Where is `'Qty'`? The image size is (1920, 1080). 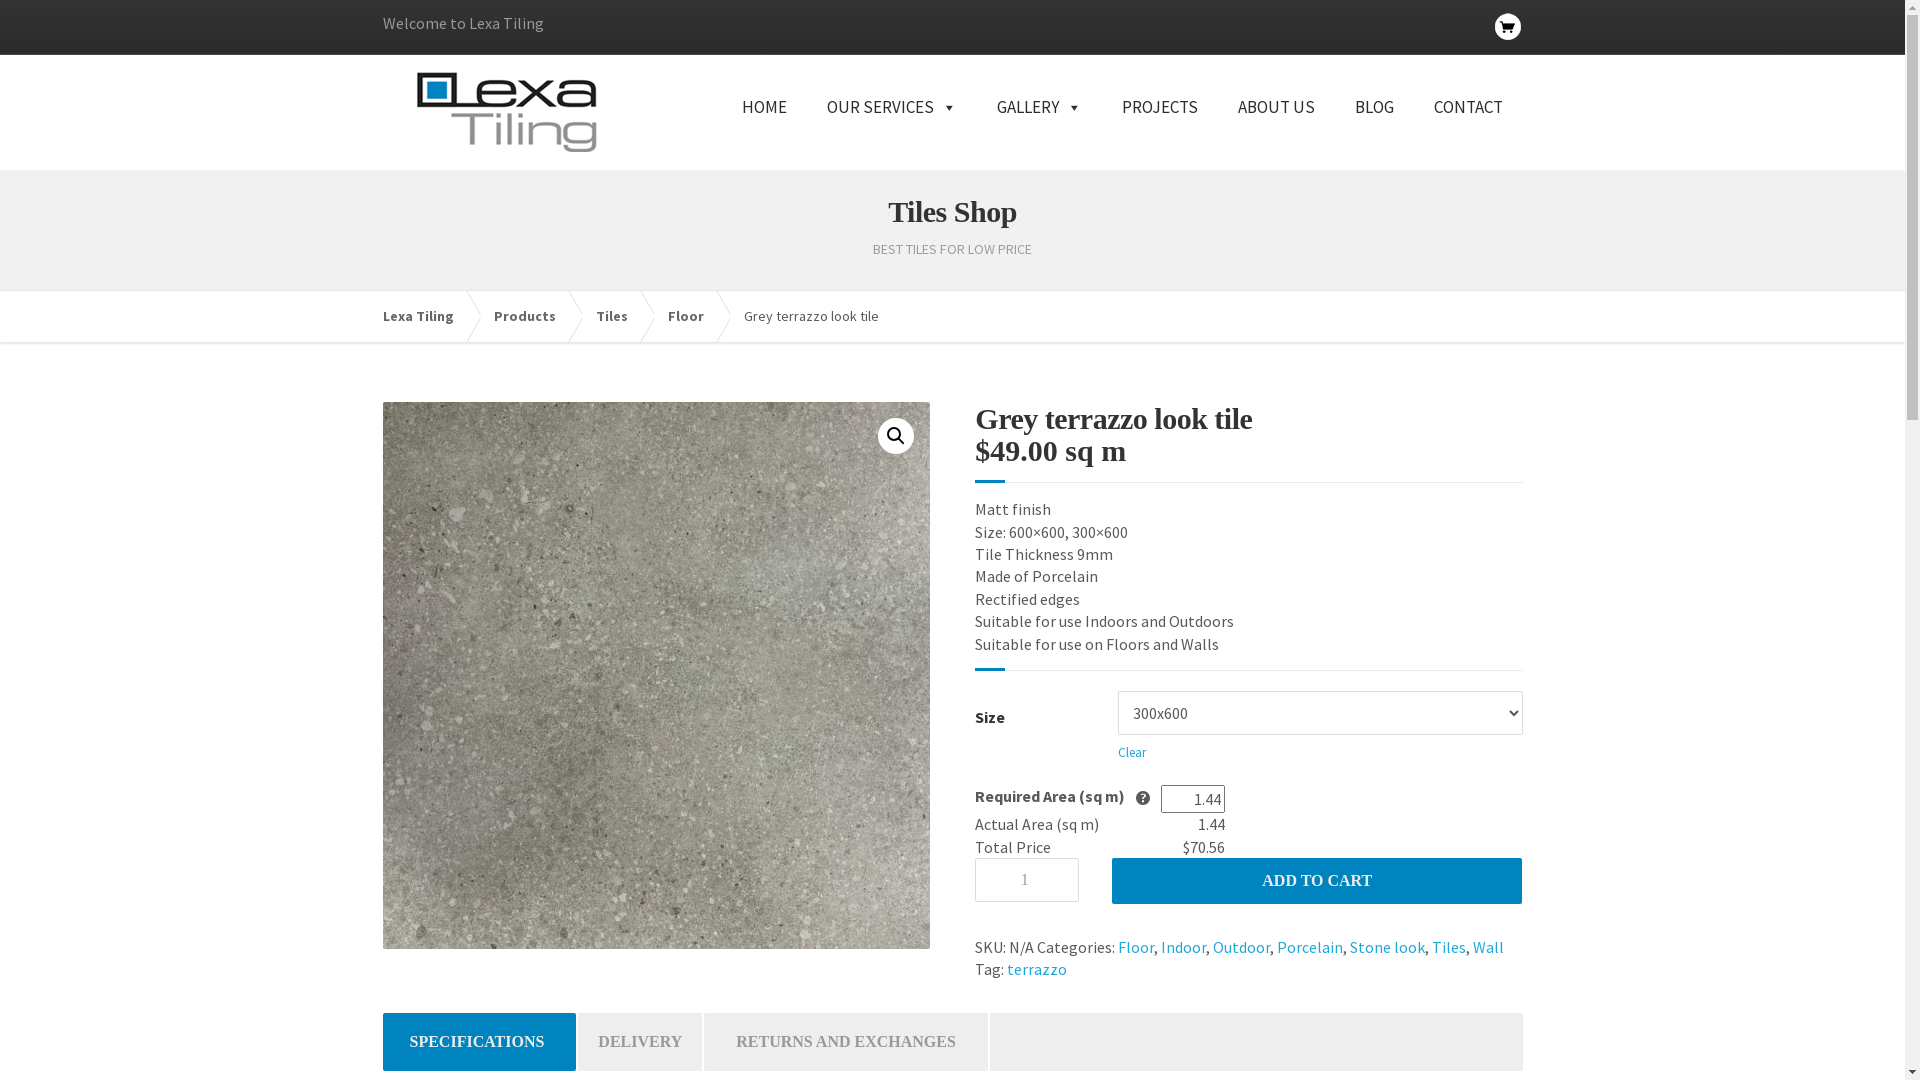 'Qty' is located at coordinates (1027, 878).